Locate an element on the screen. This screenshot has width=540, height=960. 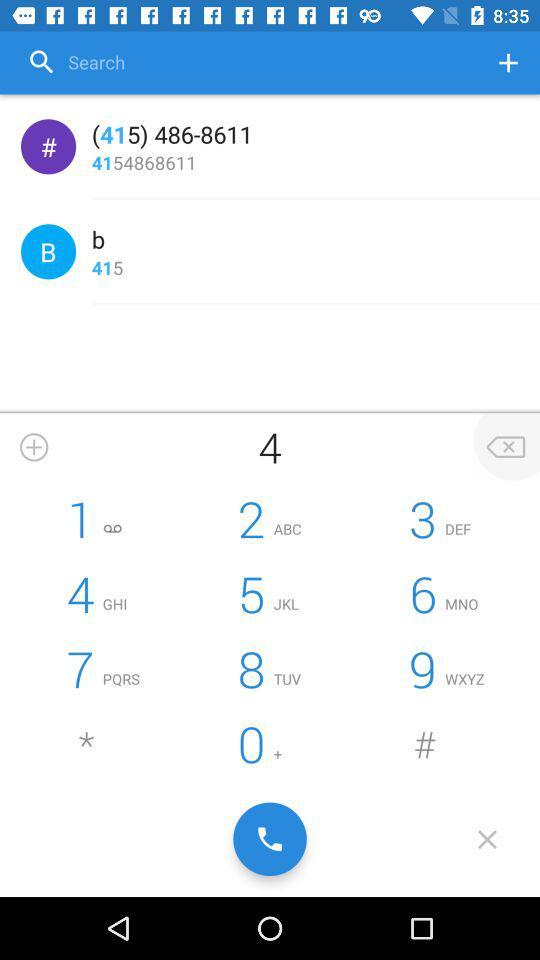
call the number entered is located at coordinates (270, 839).